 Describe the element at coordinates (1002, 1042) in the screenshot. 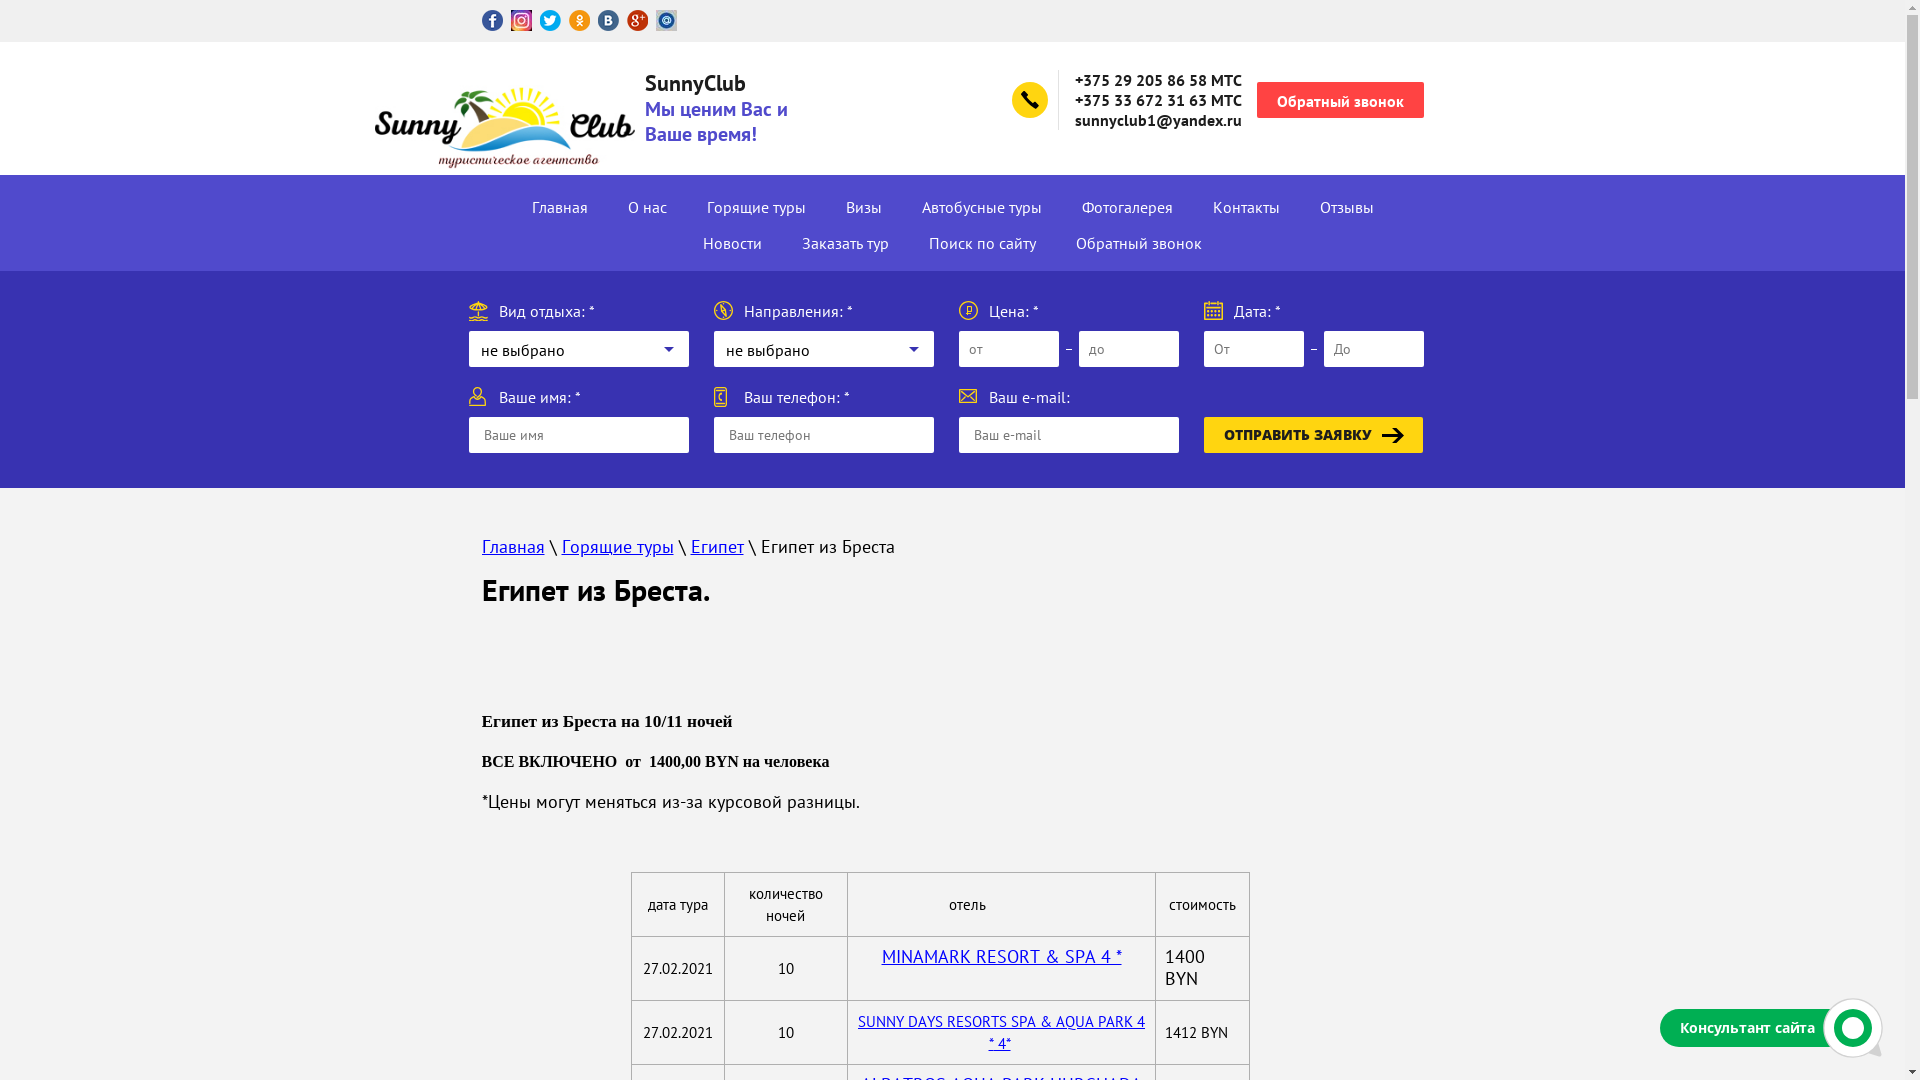

I see `' 4*'` at that location.